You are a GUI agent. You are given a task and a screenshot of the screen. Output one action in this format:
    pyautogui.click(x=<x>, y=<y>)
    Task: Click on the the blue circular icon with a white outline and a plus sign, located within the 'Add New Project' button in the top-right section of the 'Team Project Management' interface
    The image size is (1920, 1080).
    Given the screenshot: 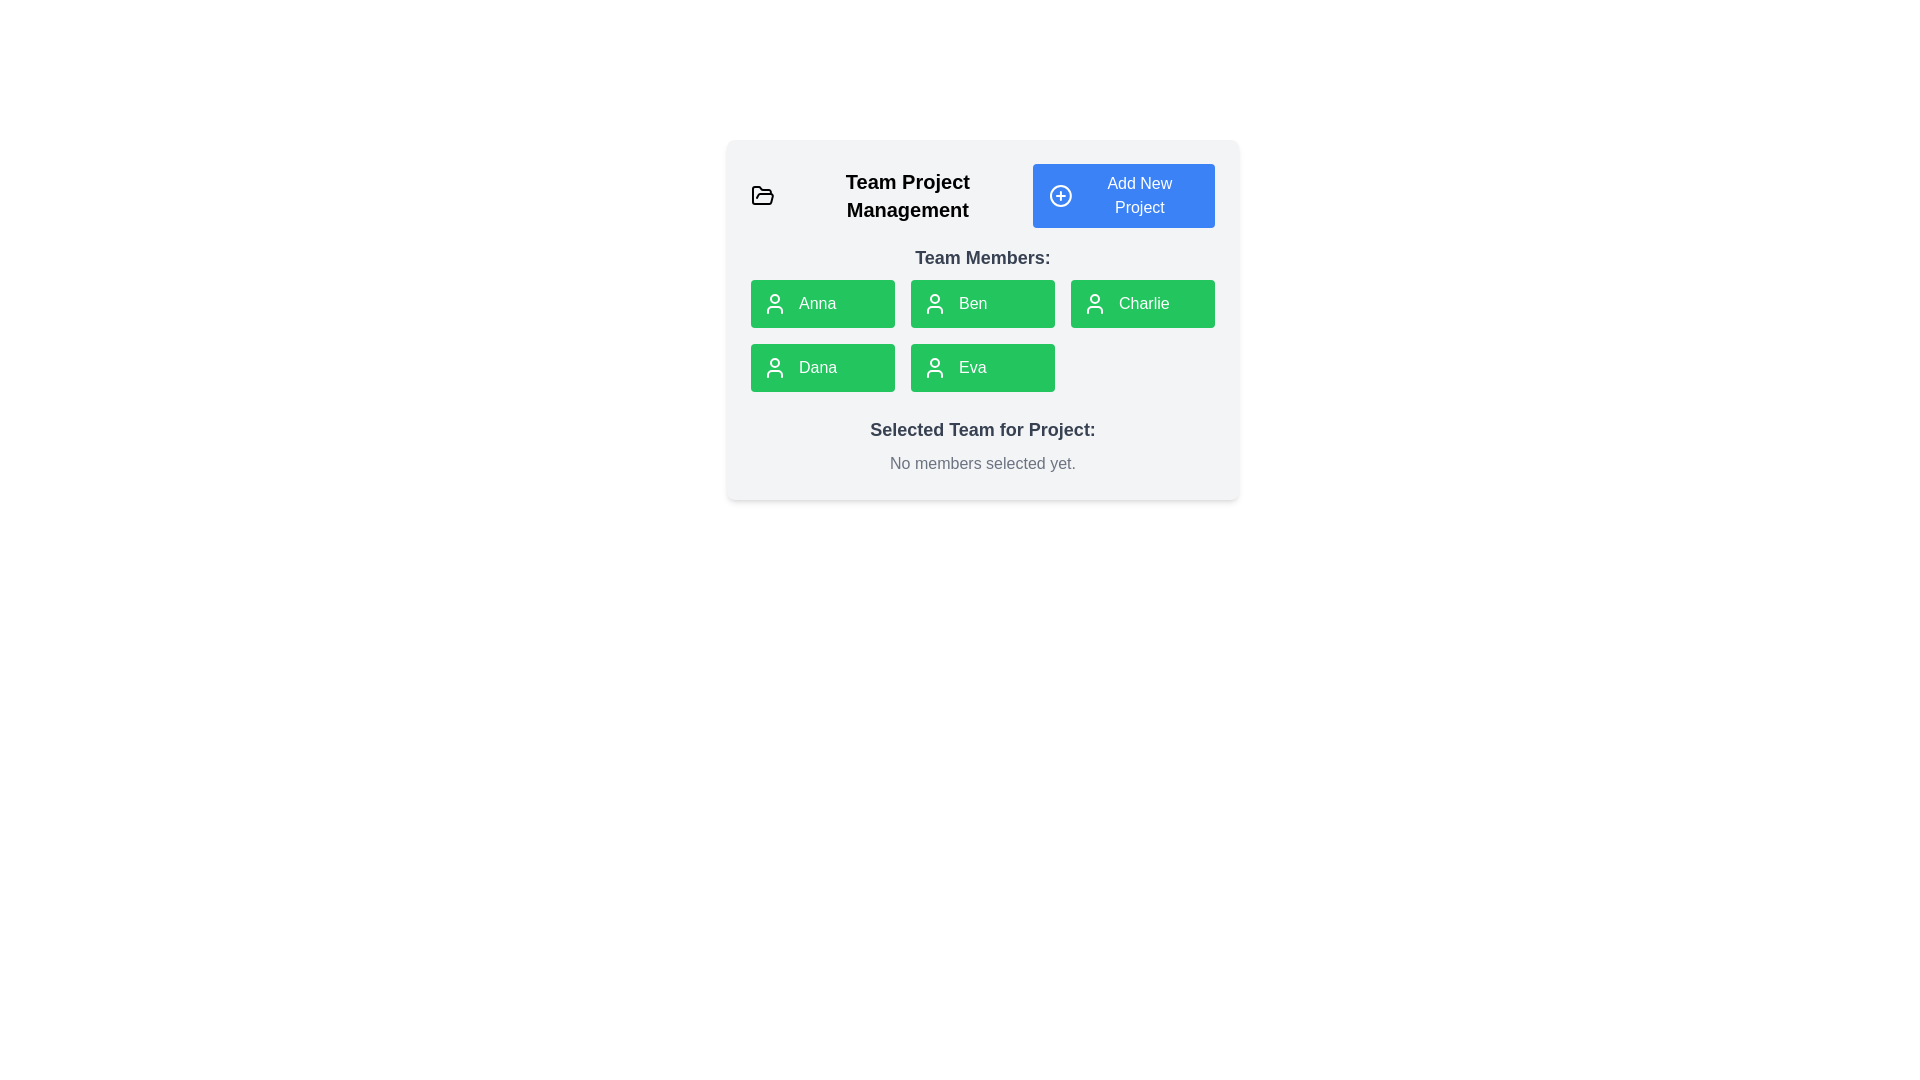 What is the action you would take?
    pyautogui.click(x=1059, y=196)
    